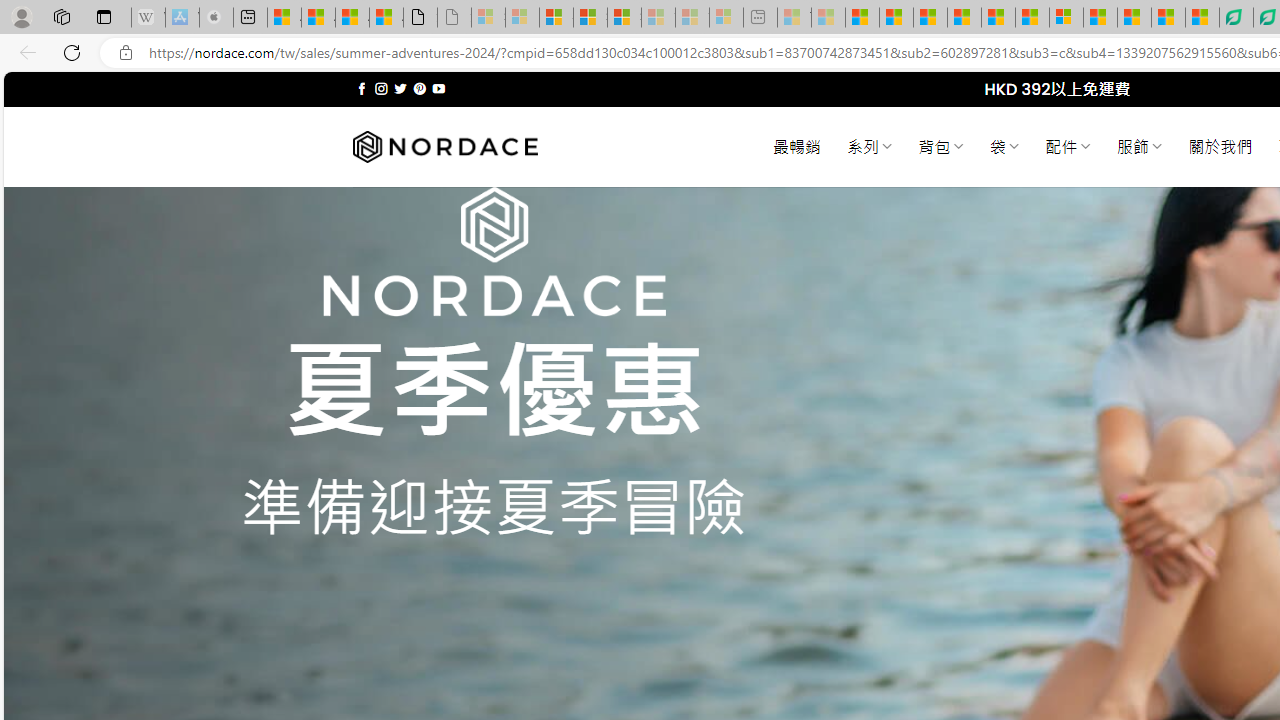 Image resolution: width=1280 pixels, height=720 pixels. I want to click on 'Follow on Twitter', so click(400, 88).